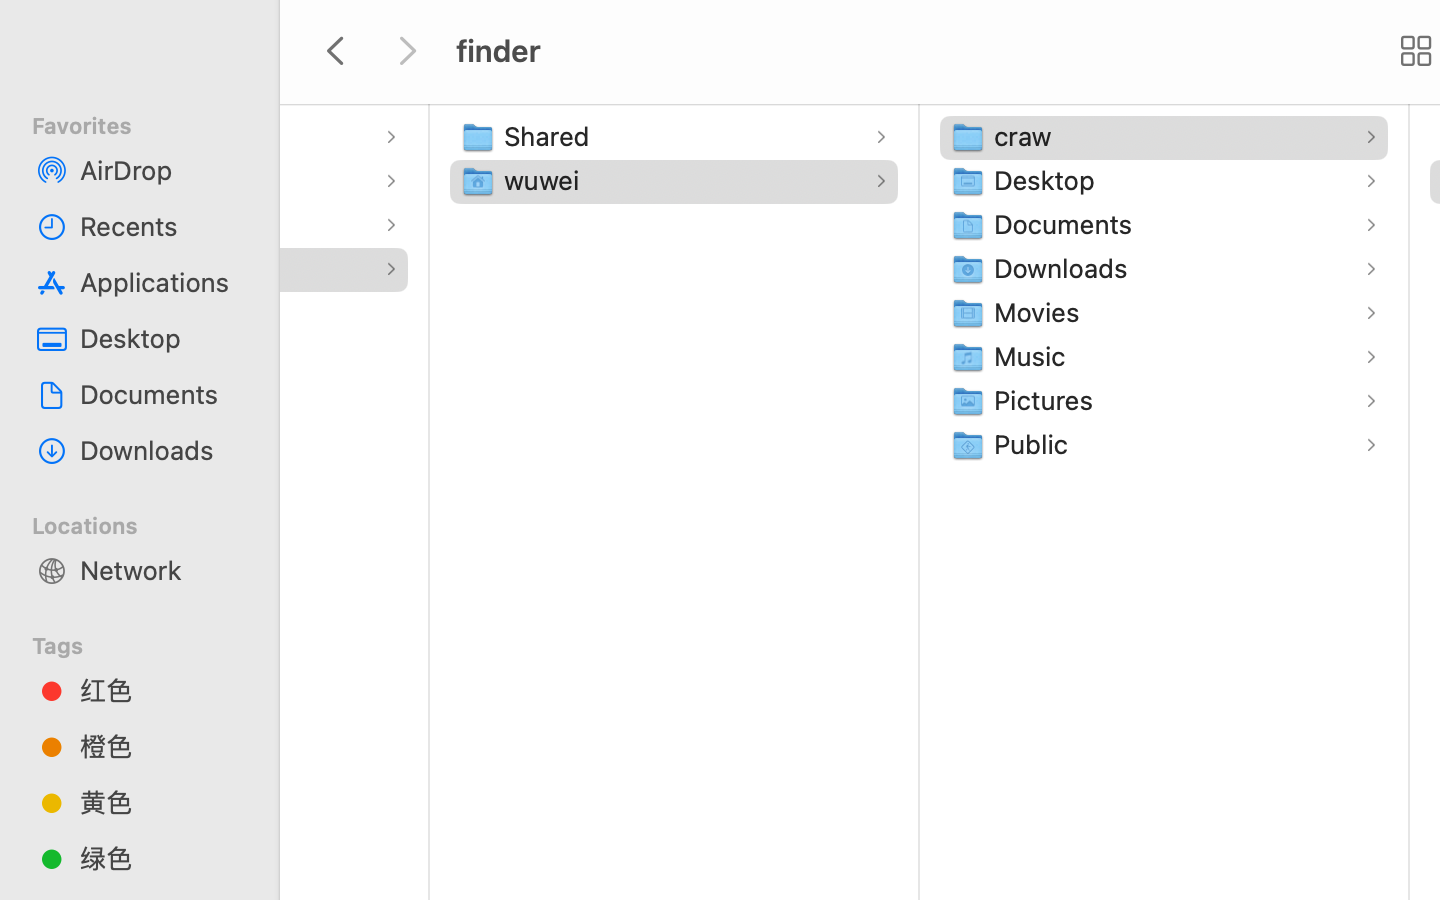  I want to click on '橙色', so click(159, 745).